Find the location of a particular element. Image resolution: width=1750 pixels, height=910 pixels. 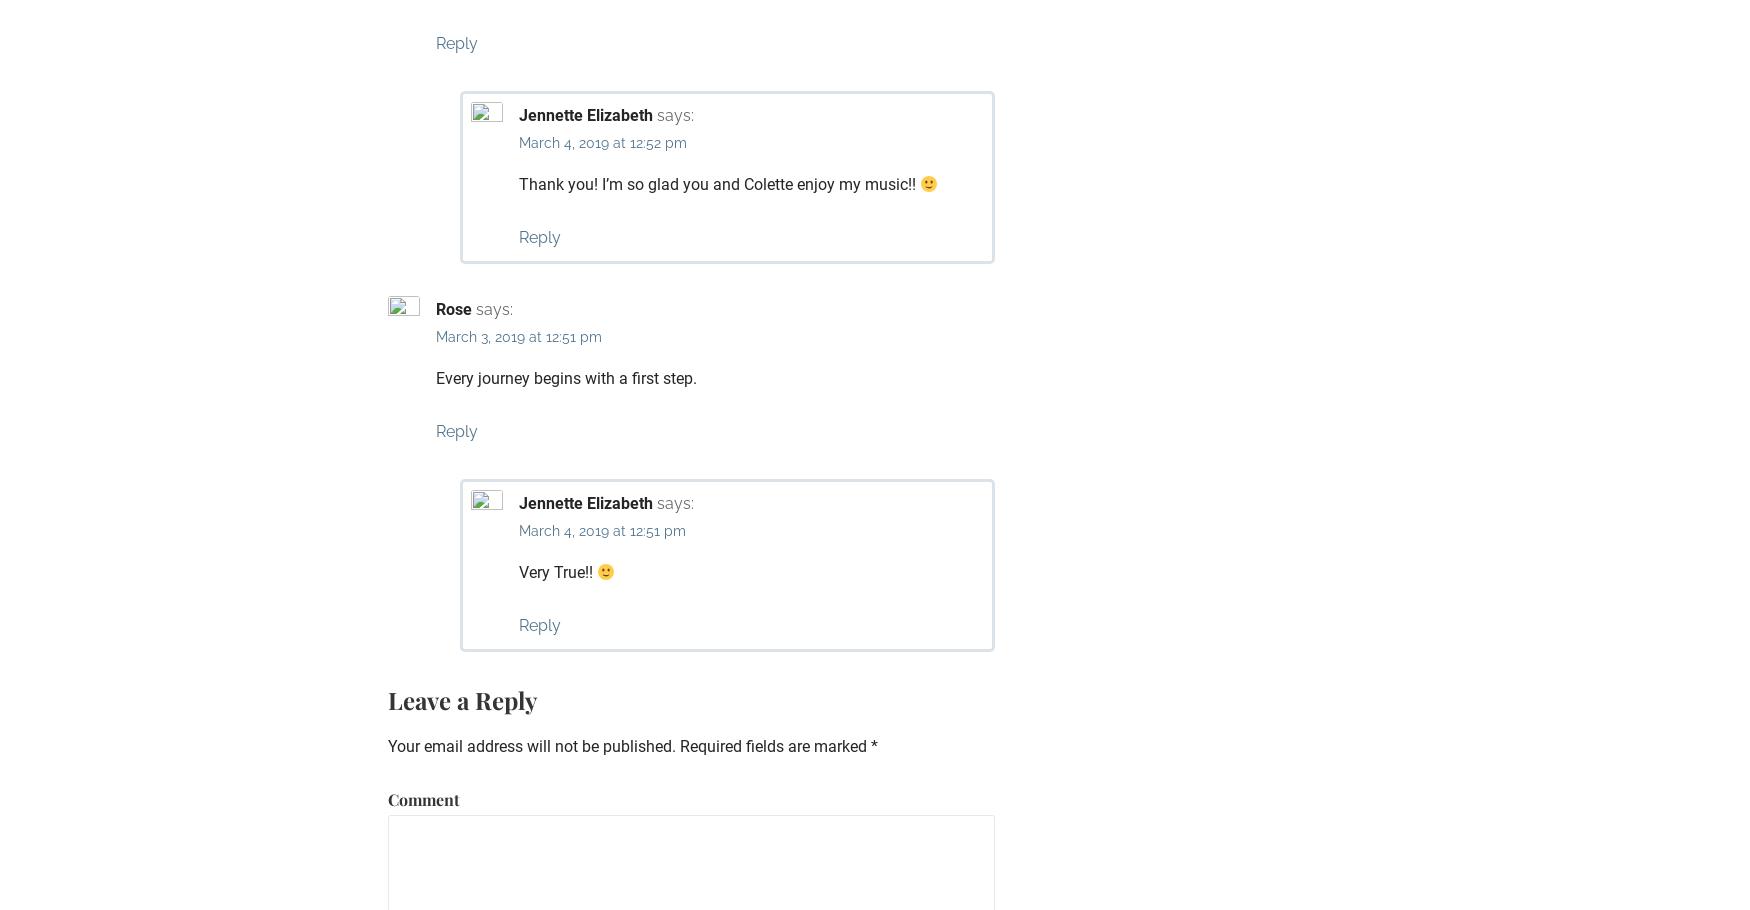

'*' is located at coordinates (874, 745).